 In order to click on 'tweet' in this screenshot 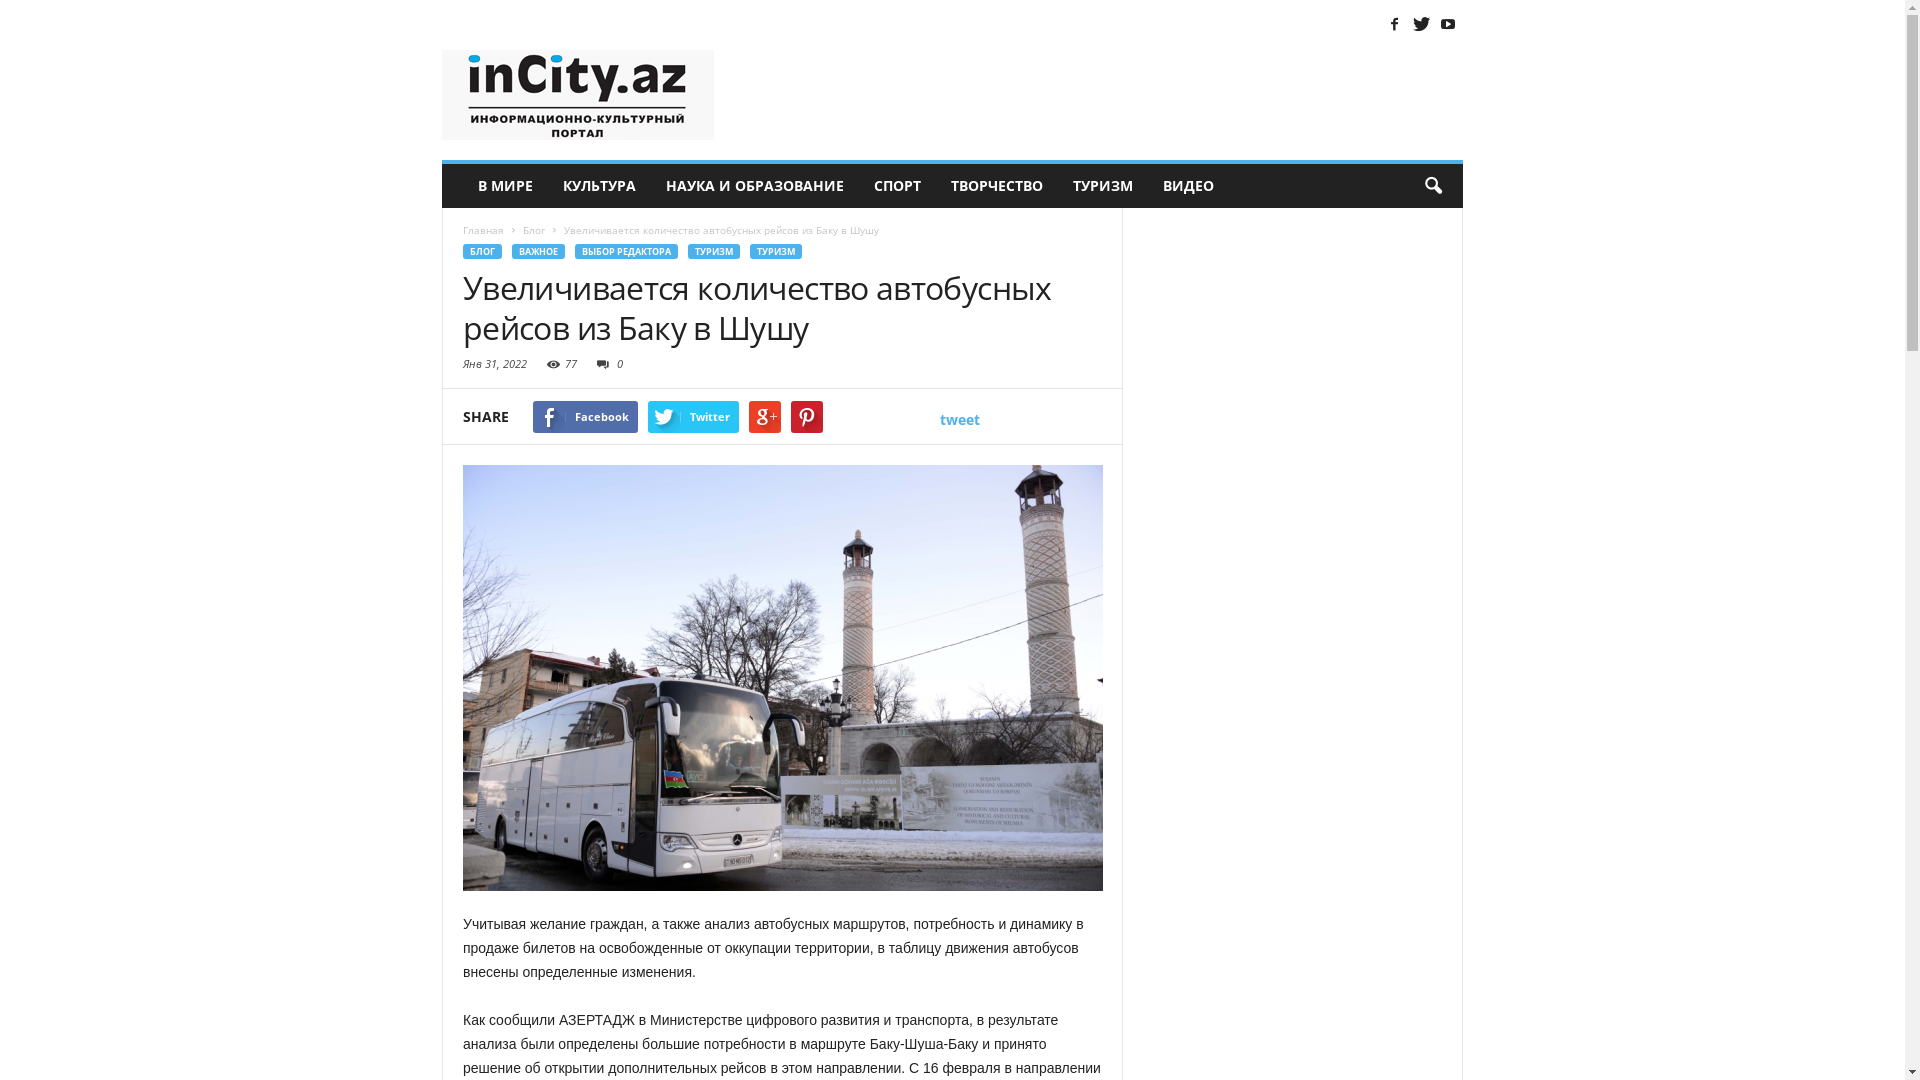, I will do `click(960, 419)`.